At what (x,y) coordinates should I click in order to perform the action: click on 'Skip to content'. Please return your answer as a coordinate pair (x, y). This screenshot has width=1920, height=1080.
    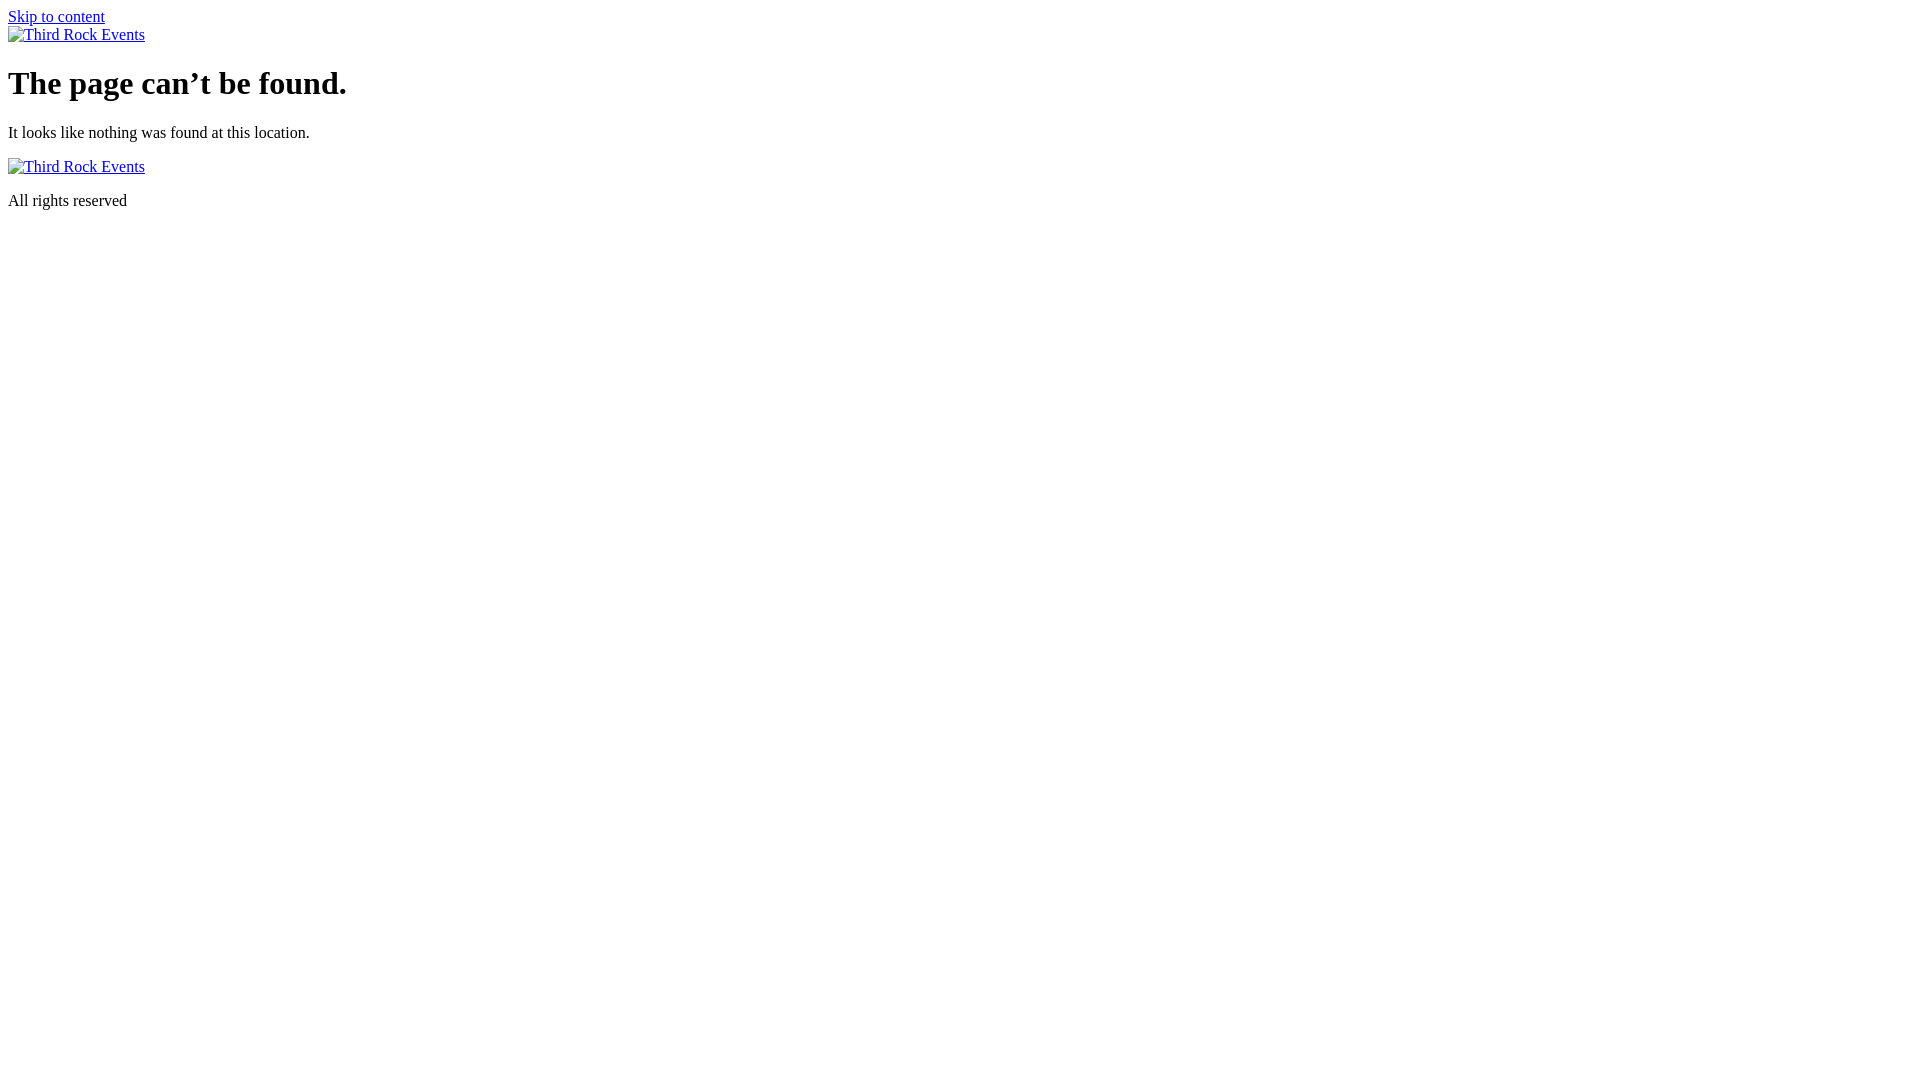
    Looking at the image, I should click on (8, 16).